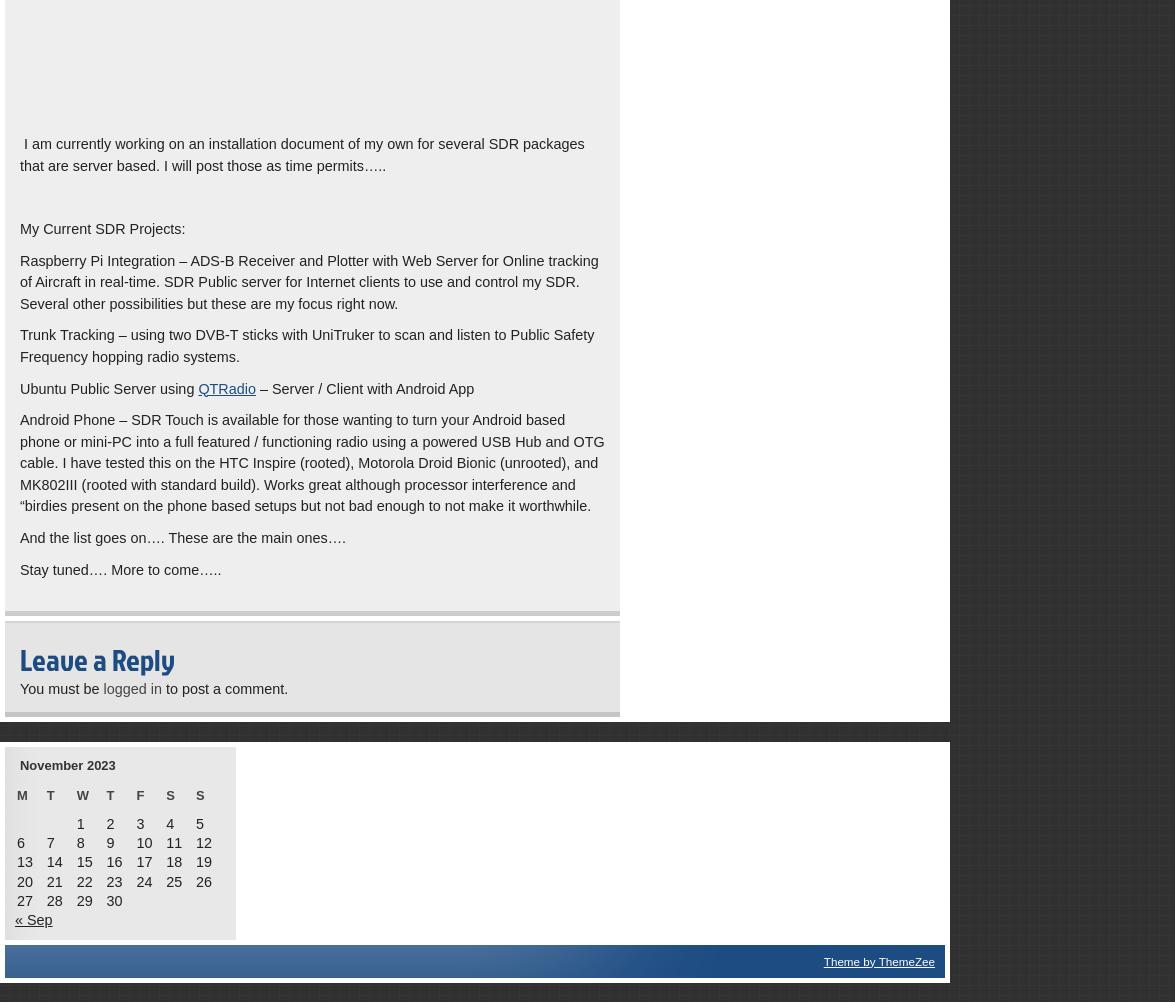  Describe the element at coordinates (182, 537) in the screenshot. I see `'And the list goes on…. These are the main ones….'` at that location.